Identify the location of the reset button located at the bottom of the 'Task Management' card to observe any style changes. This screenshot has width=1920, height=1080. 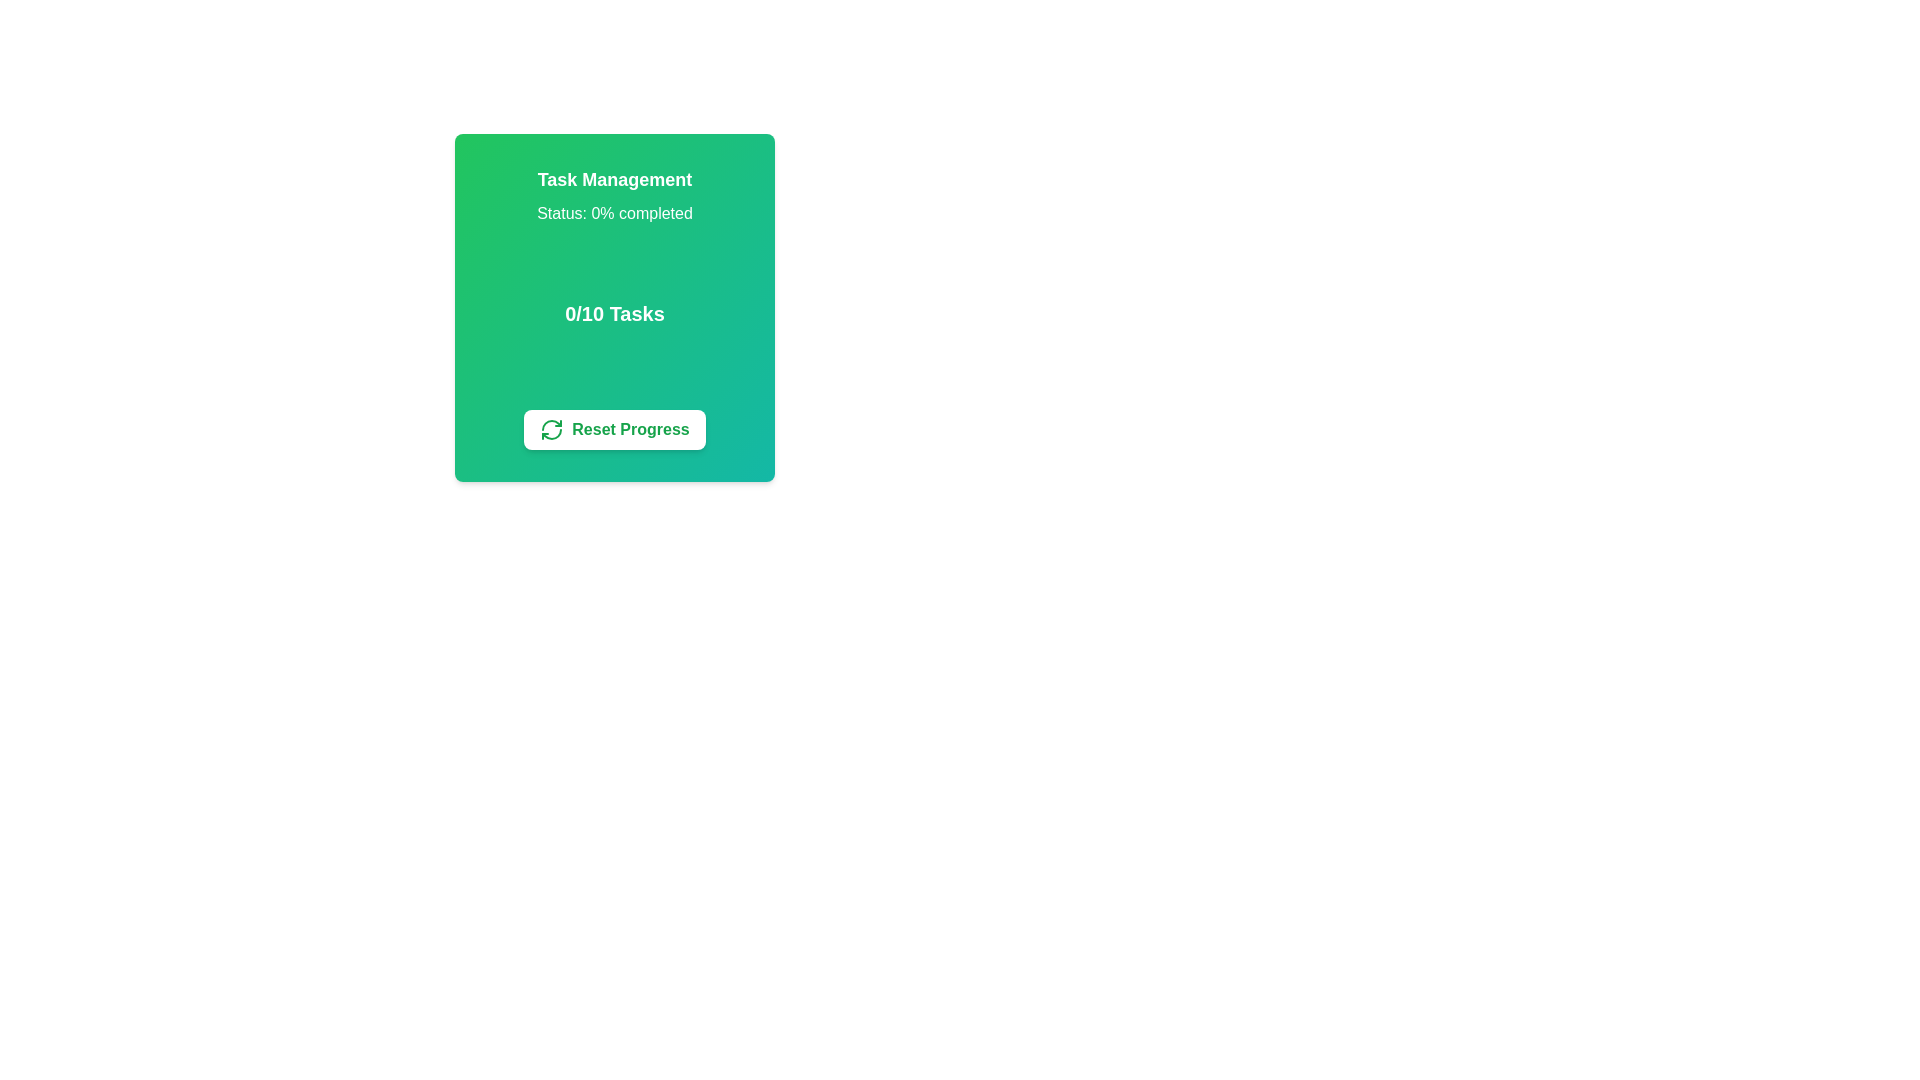
(613, 428).